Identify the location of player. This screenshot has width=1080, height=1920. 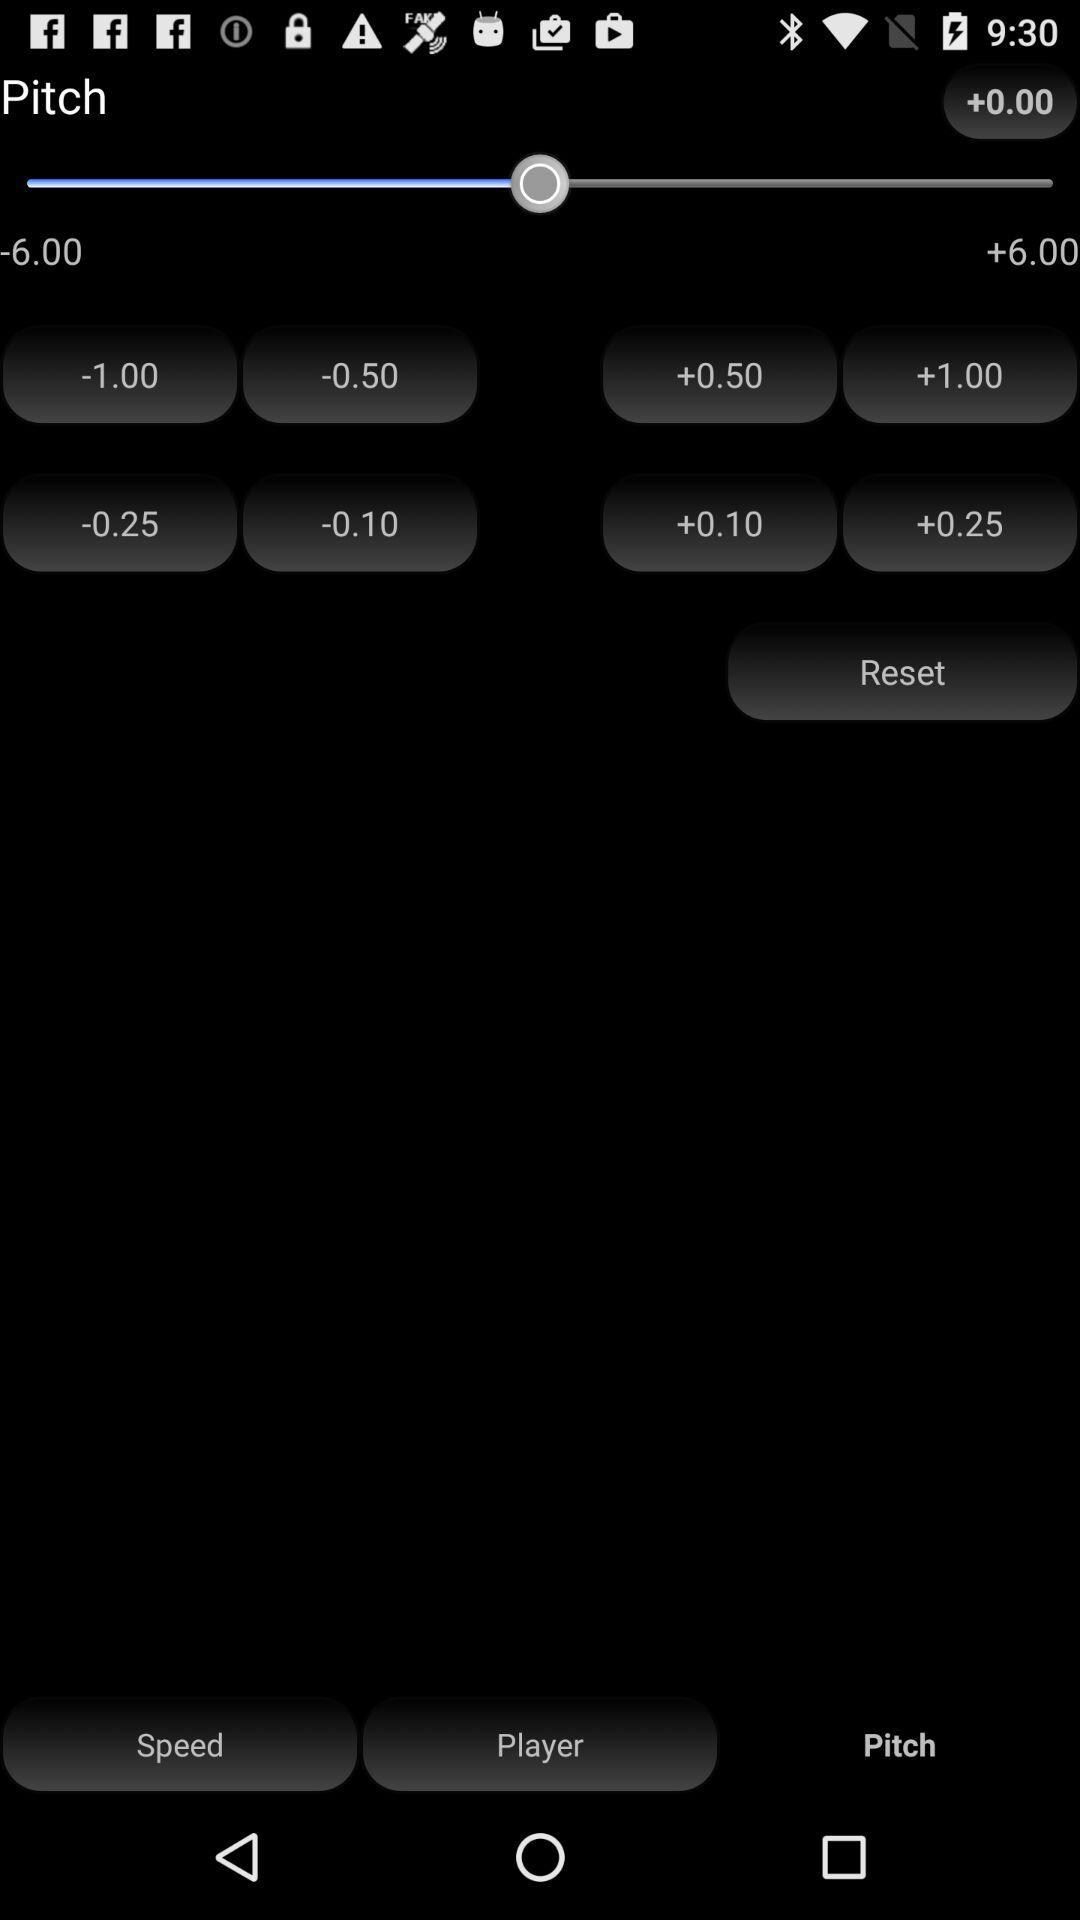
(540, 1744).